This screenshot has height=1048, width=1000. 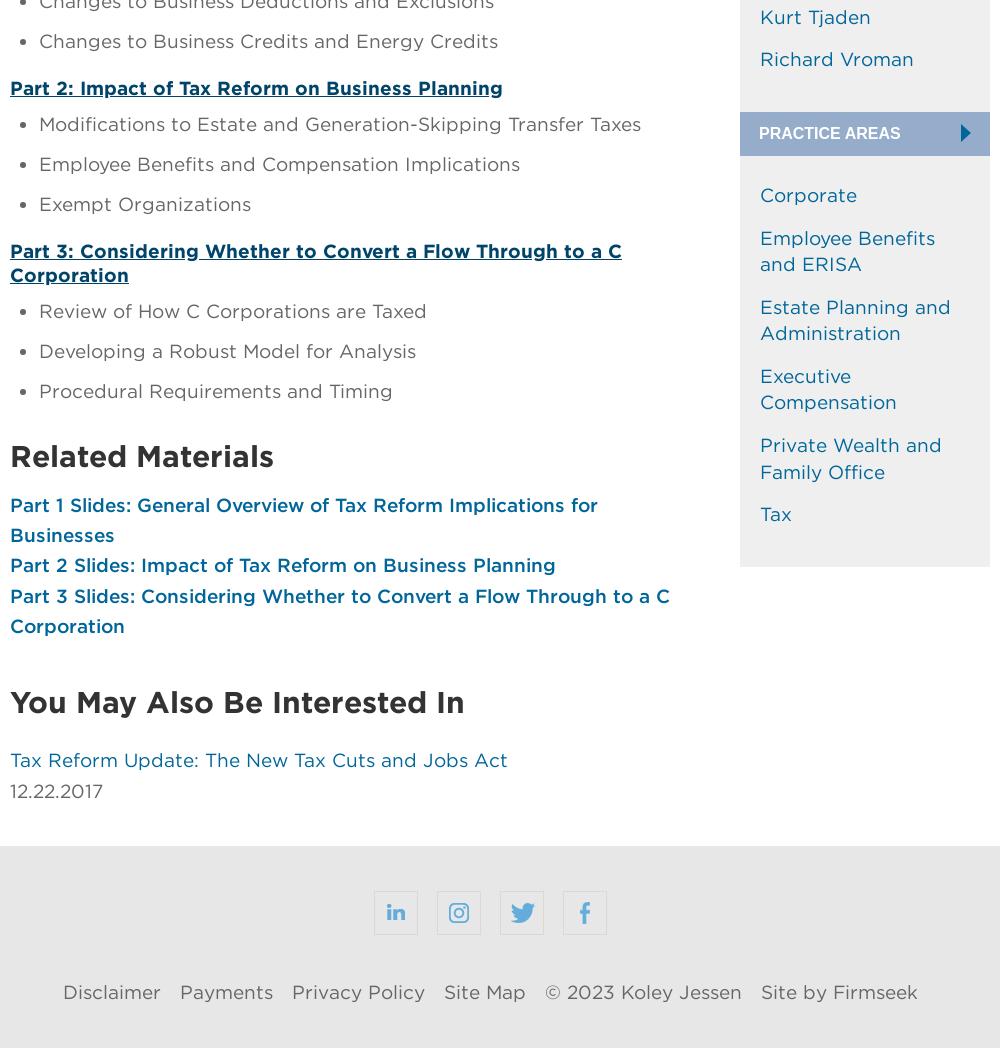 What do you see at coordinates (827, 387) in the screenshot?
I see `'Executive Compensation'` at bounding box center [827, 387].